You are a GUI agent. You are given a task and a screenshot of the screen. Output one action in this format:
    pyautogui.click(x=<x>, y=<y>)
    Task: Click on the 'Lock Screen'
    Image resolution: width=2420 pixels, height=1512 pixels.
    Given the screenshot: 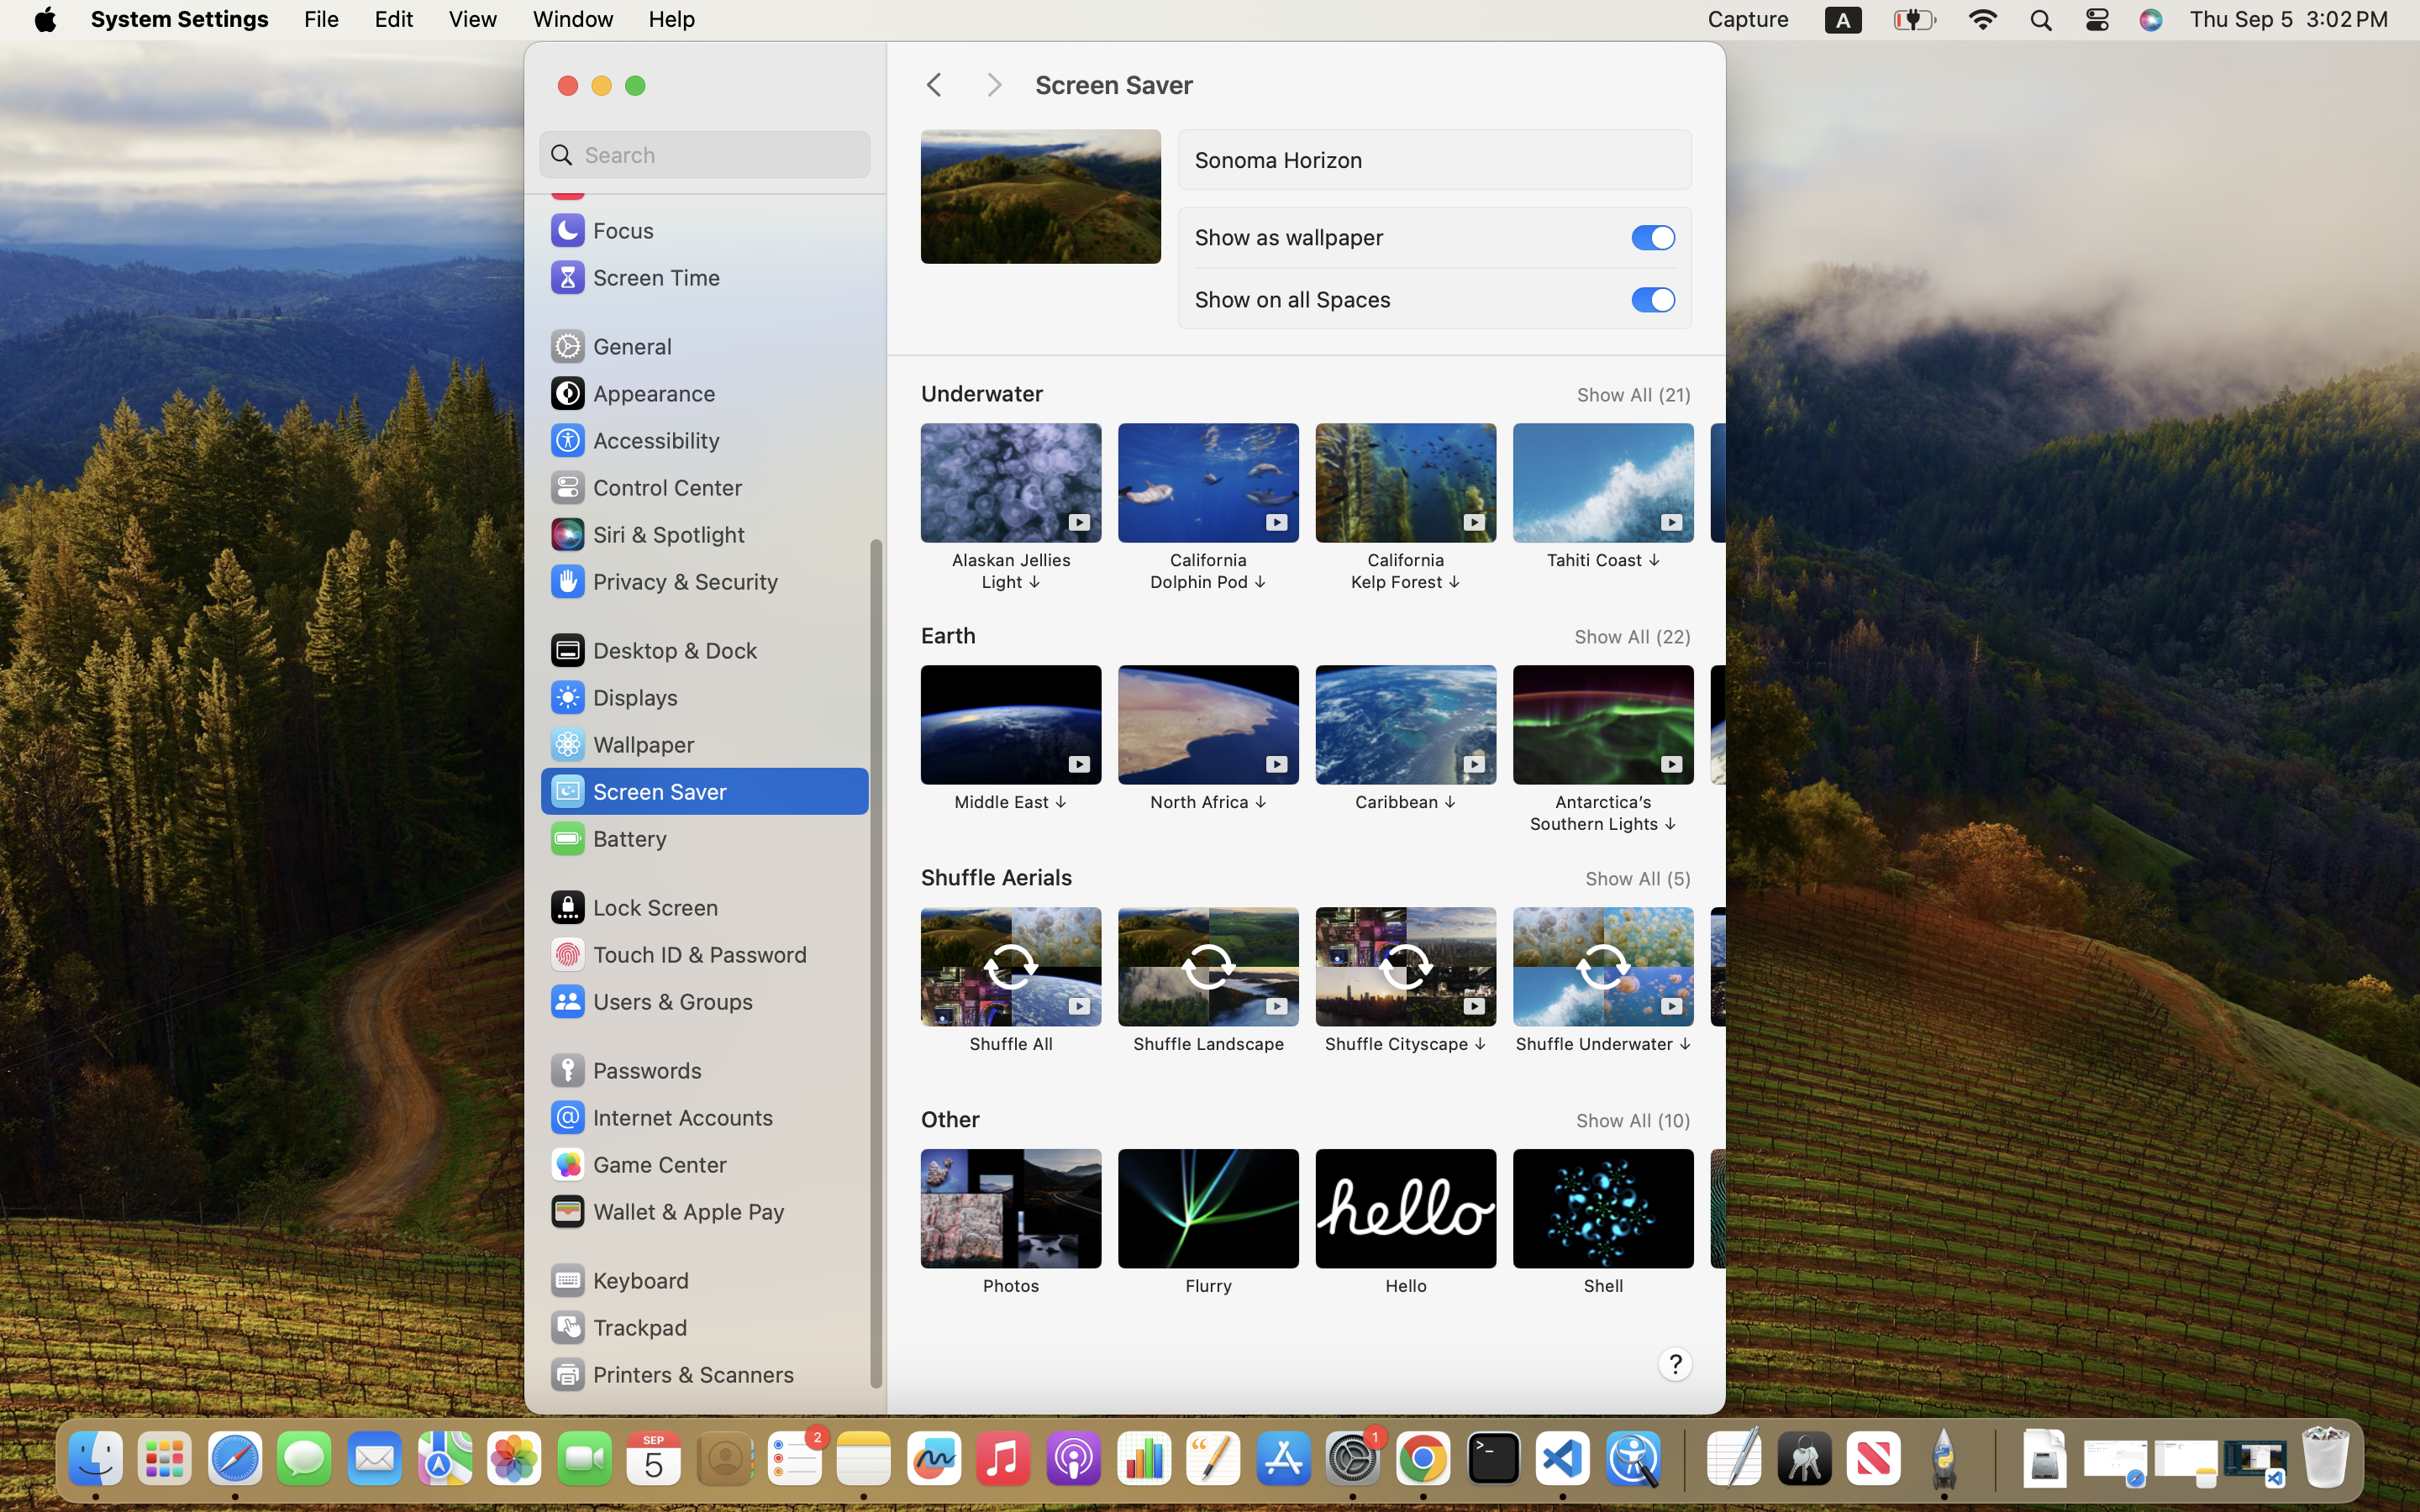 What is the action you would take?
    pyautogui.click(x=632, y=906)
    